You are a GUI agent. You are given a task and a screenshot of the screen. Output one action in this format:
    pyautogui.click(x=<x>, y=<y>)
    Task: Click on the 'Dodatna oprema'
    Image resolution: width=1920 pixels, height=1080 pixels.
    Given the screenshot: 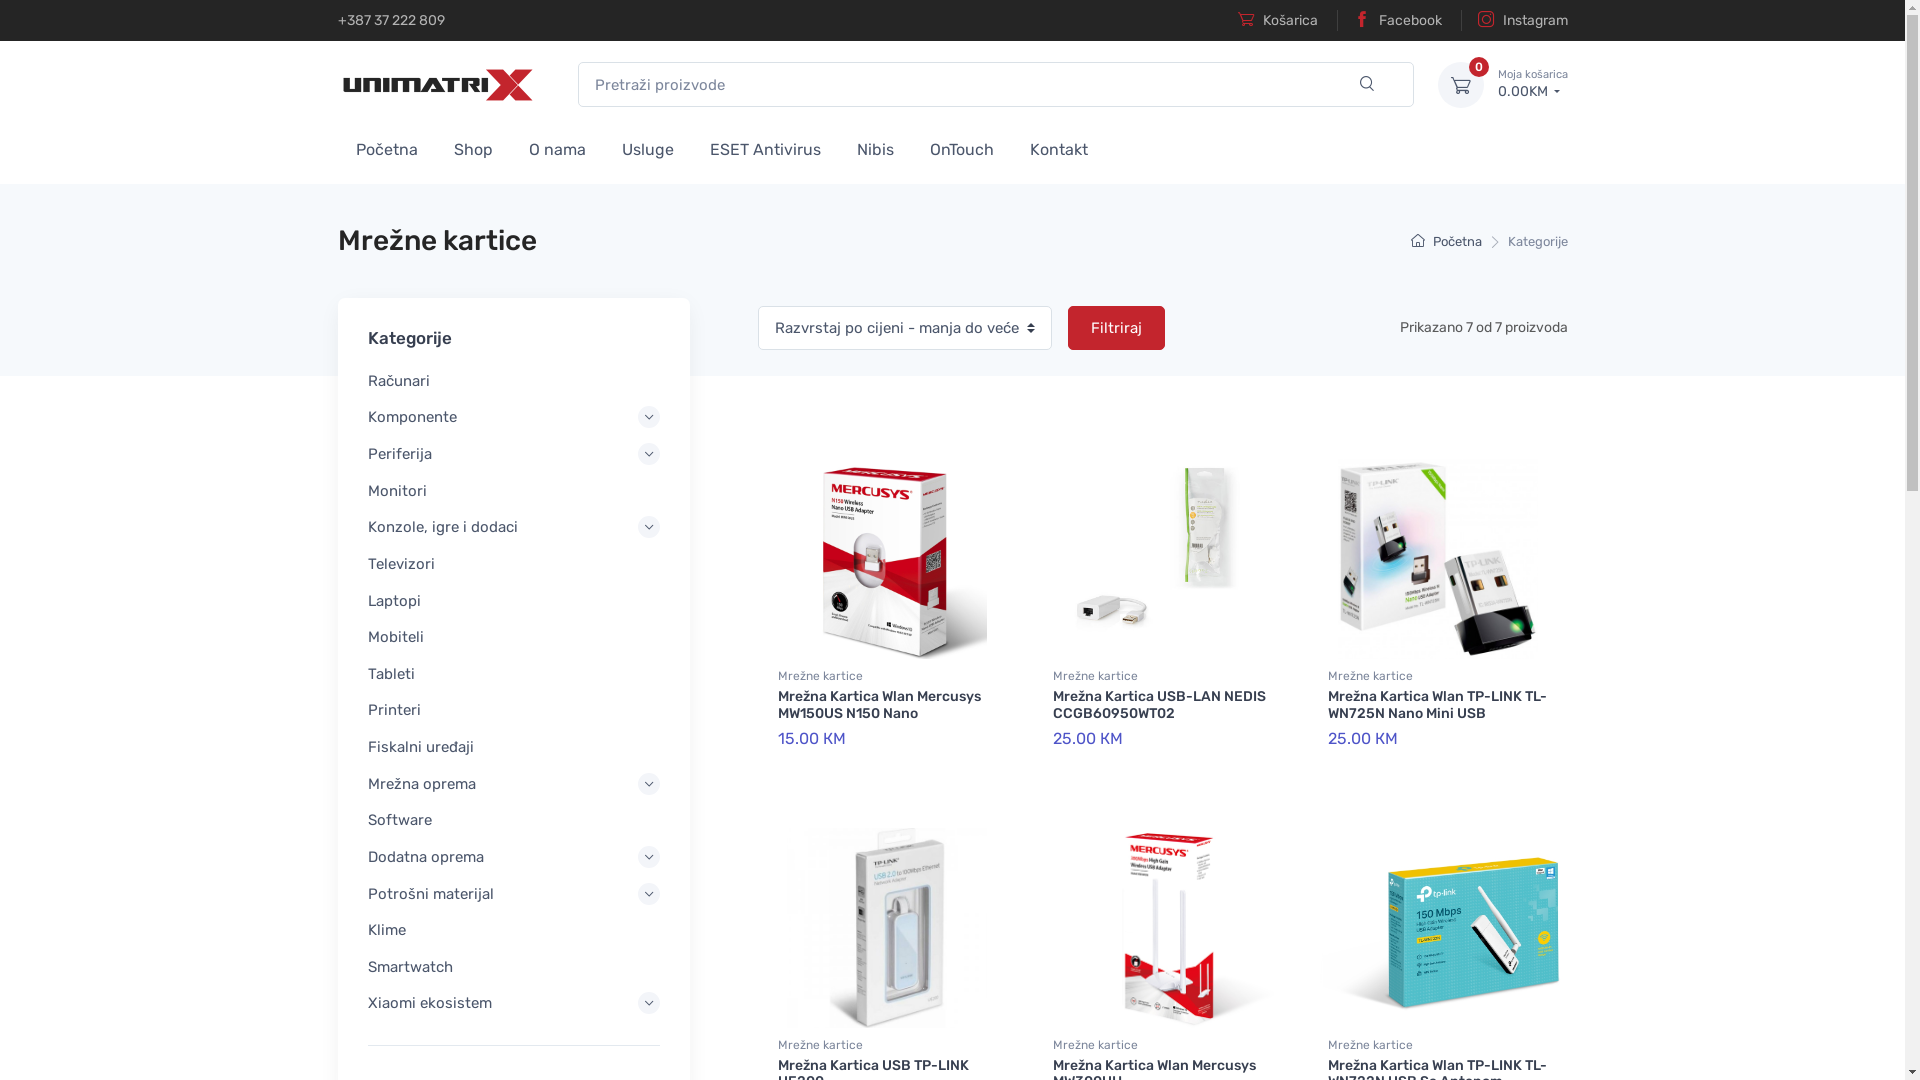 What is the action you would take?
    pyautogui.click(x=513, y=855)
    